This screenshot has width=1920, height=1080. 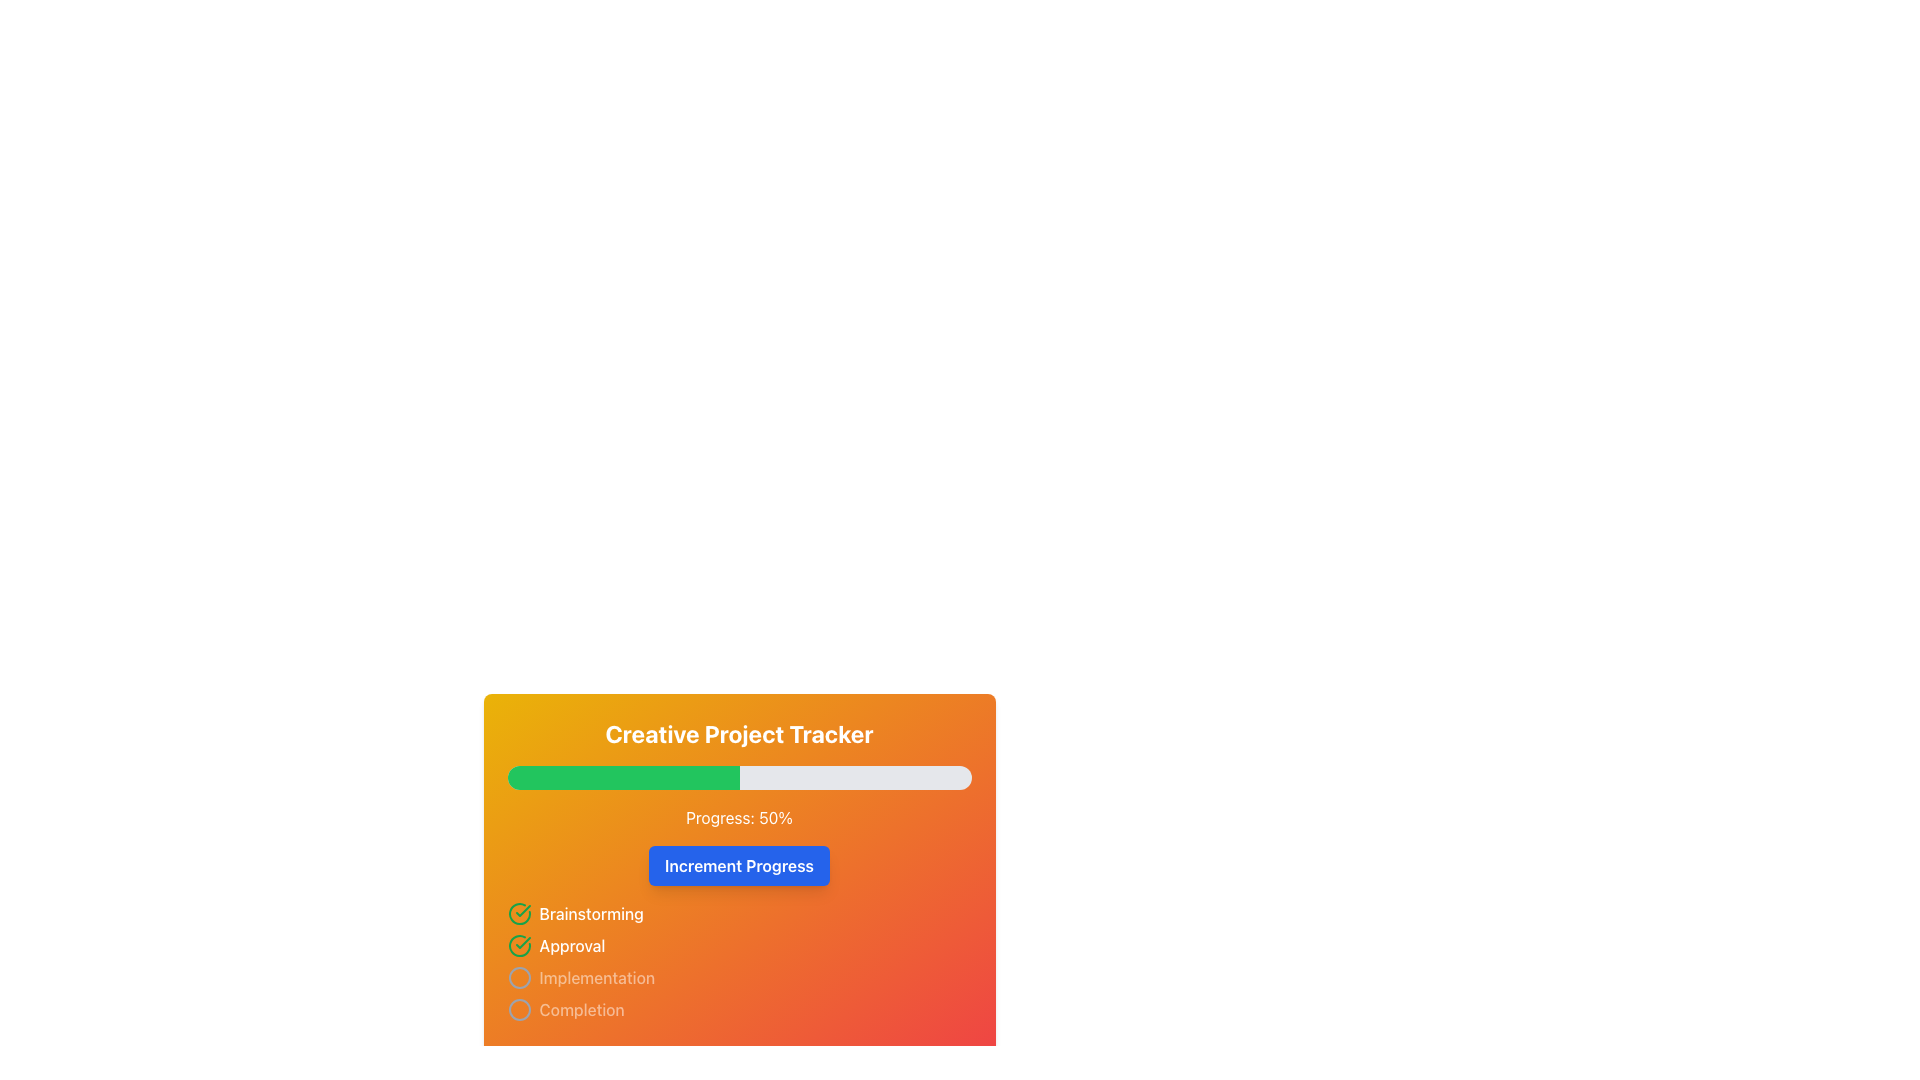 I want to click on the progress level represented by the filled portion of the progress indicator located within the gray progress bar at the top of the colored card interface, so click(x=622, y=777).